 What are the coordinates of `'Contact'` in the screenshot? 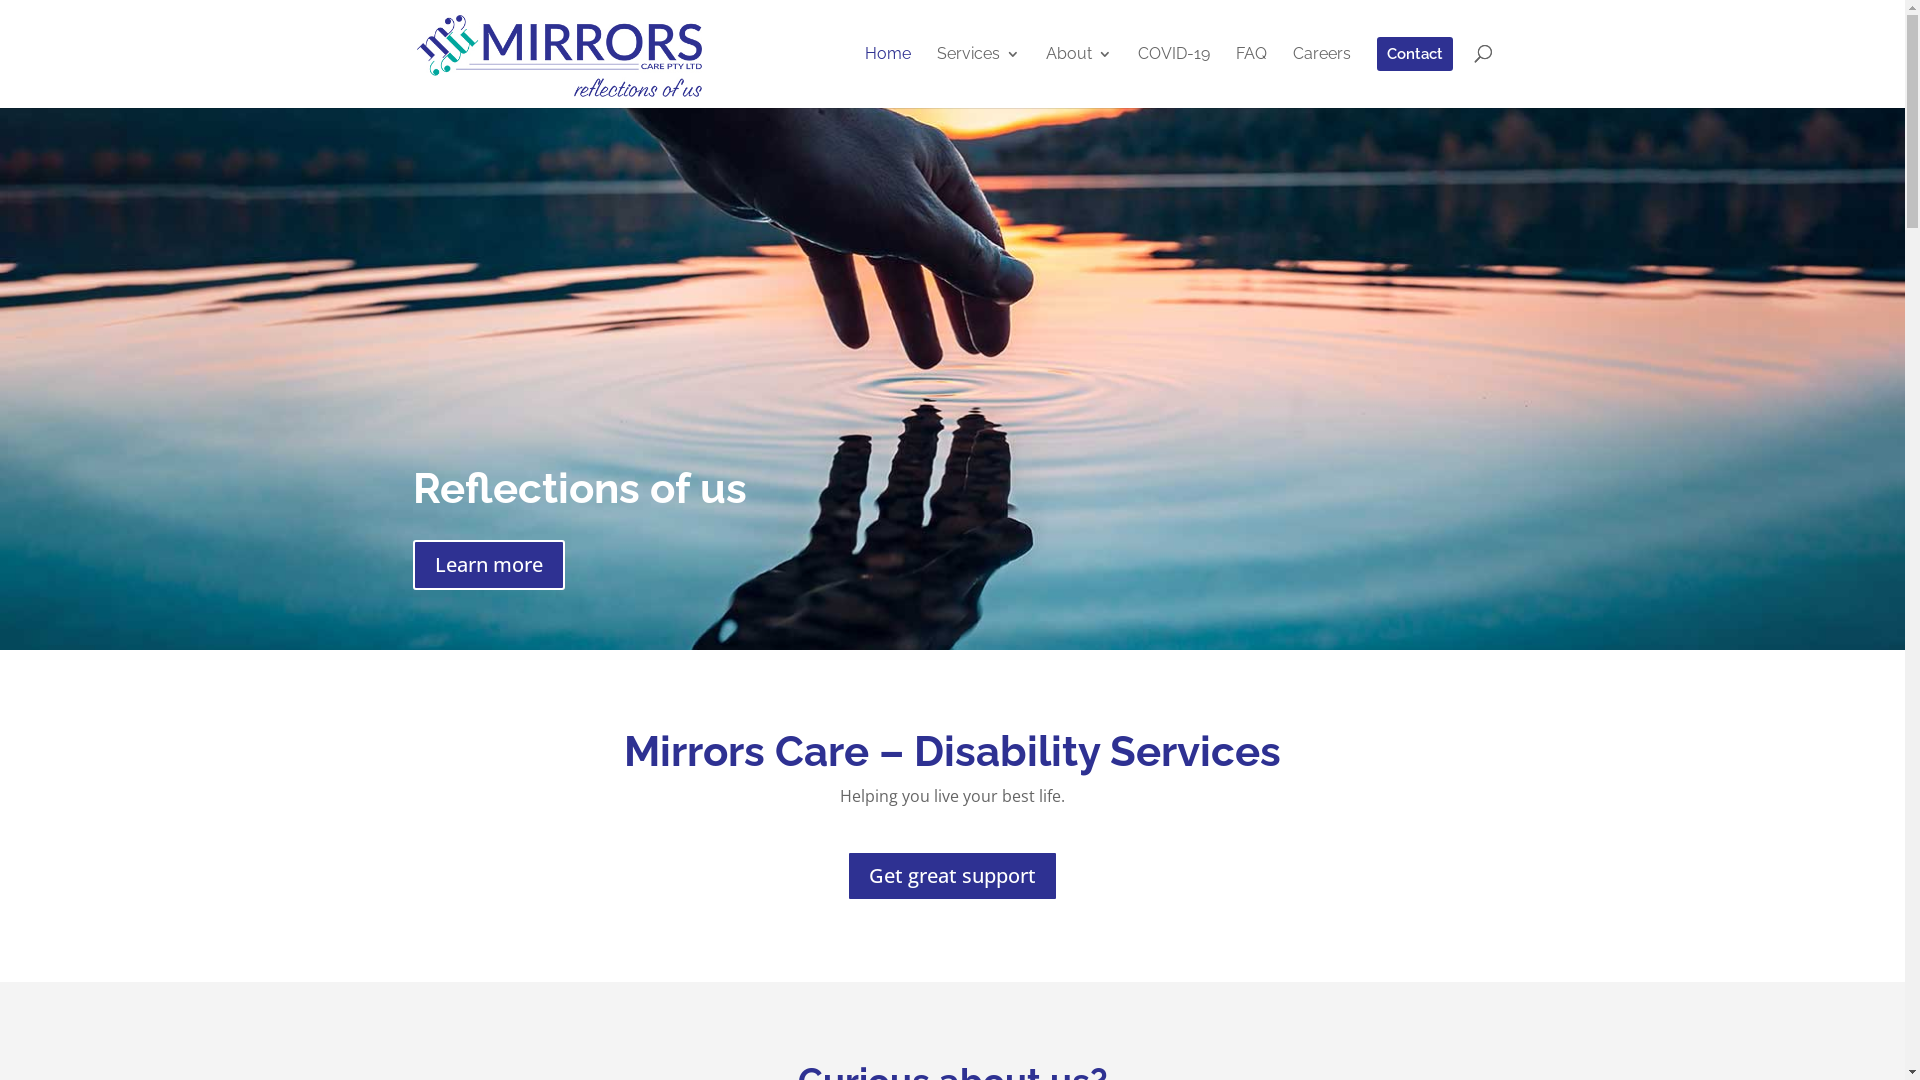 It's located at (1413, 71).